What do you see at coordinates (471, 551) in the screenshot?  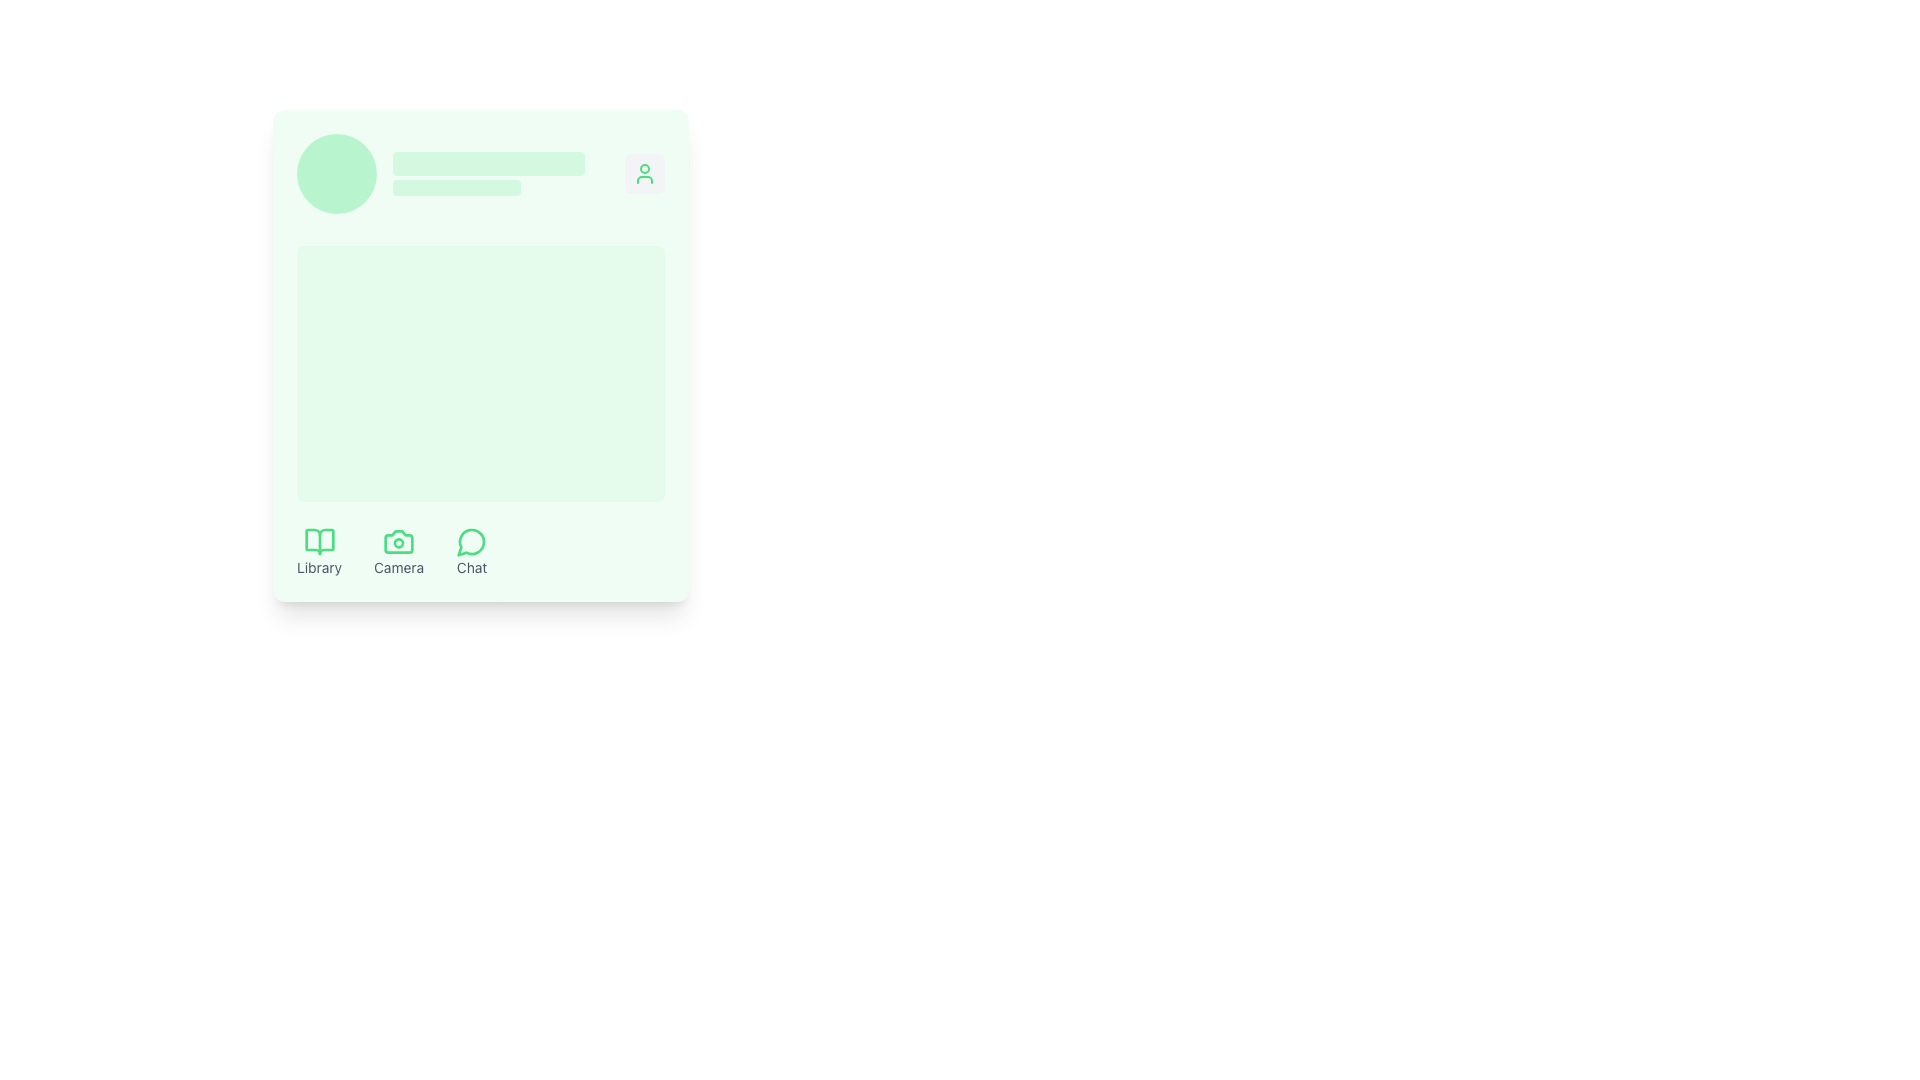 I see `the green circular speech bubble button labeled 'Chat'` at bounding box center [471, 551].